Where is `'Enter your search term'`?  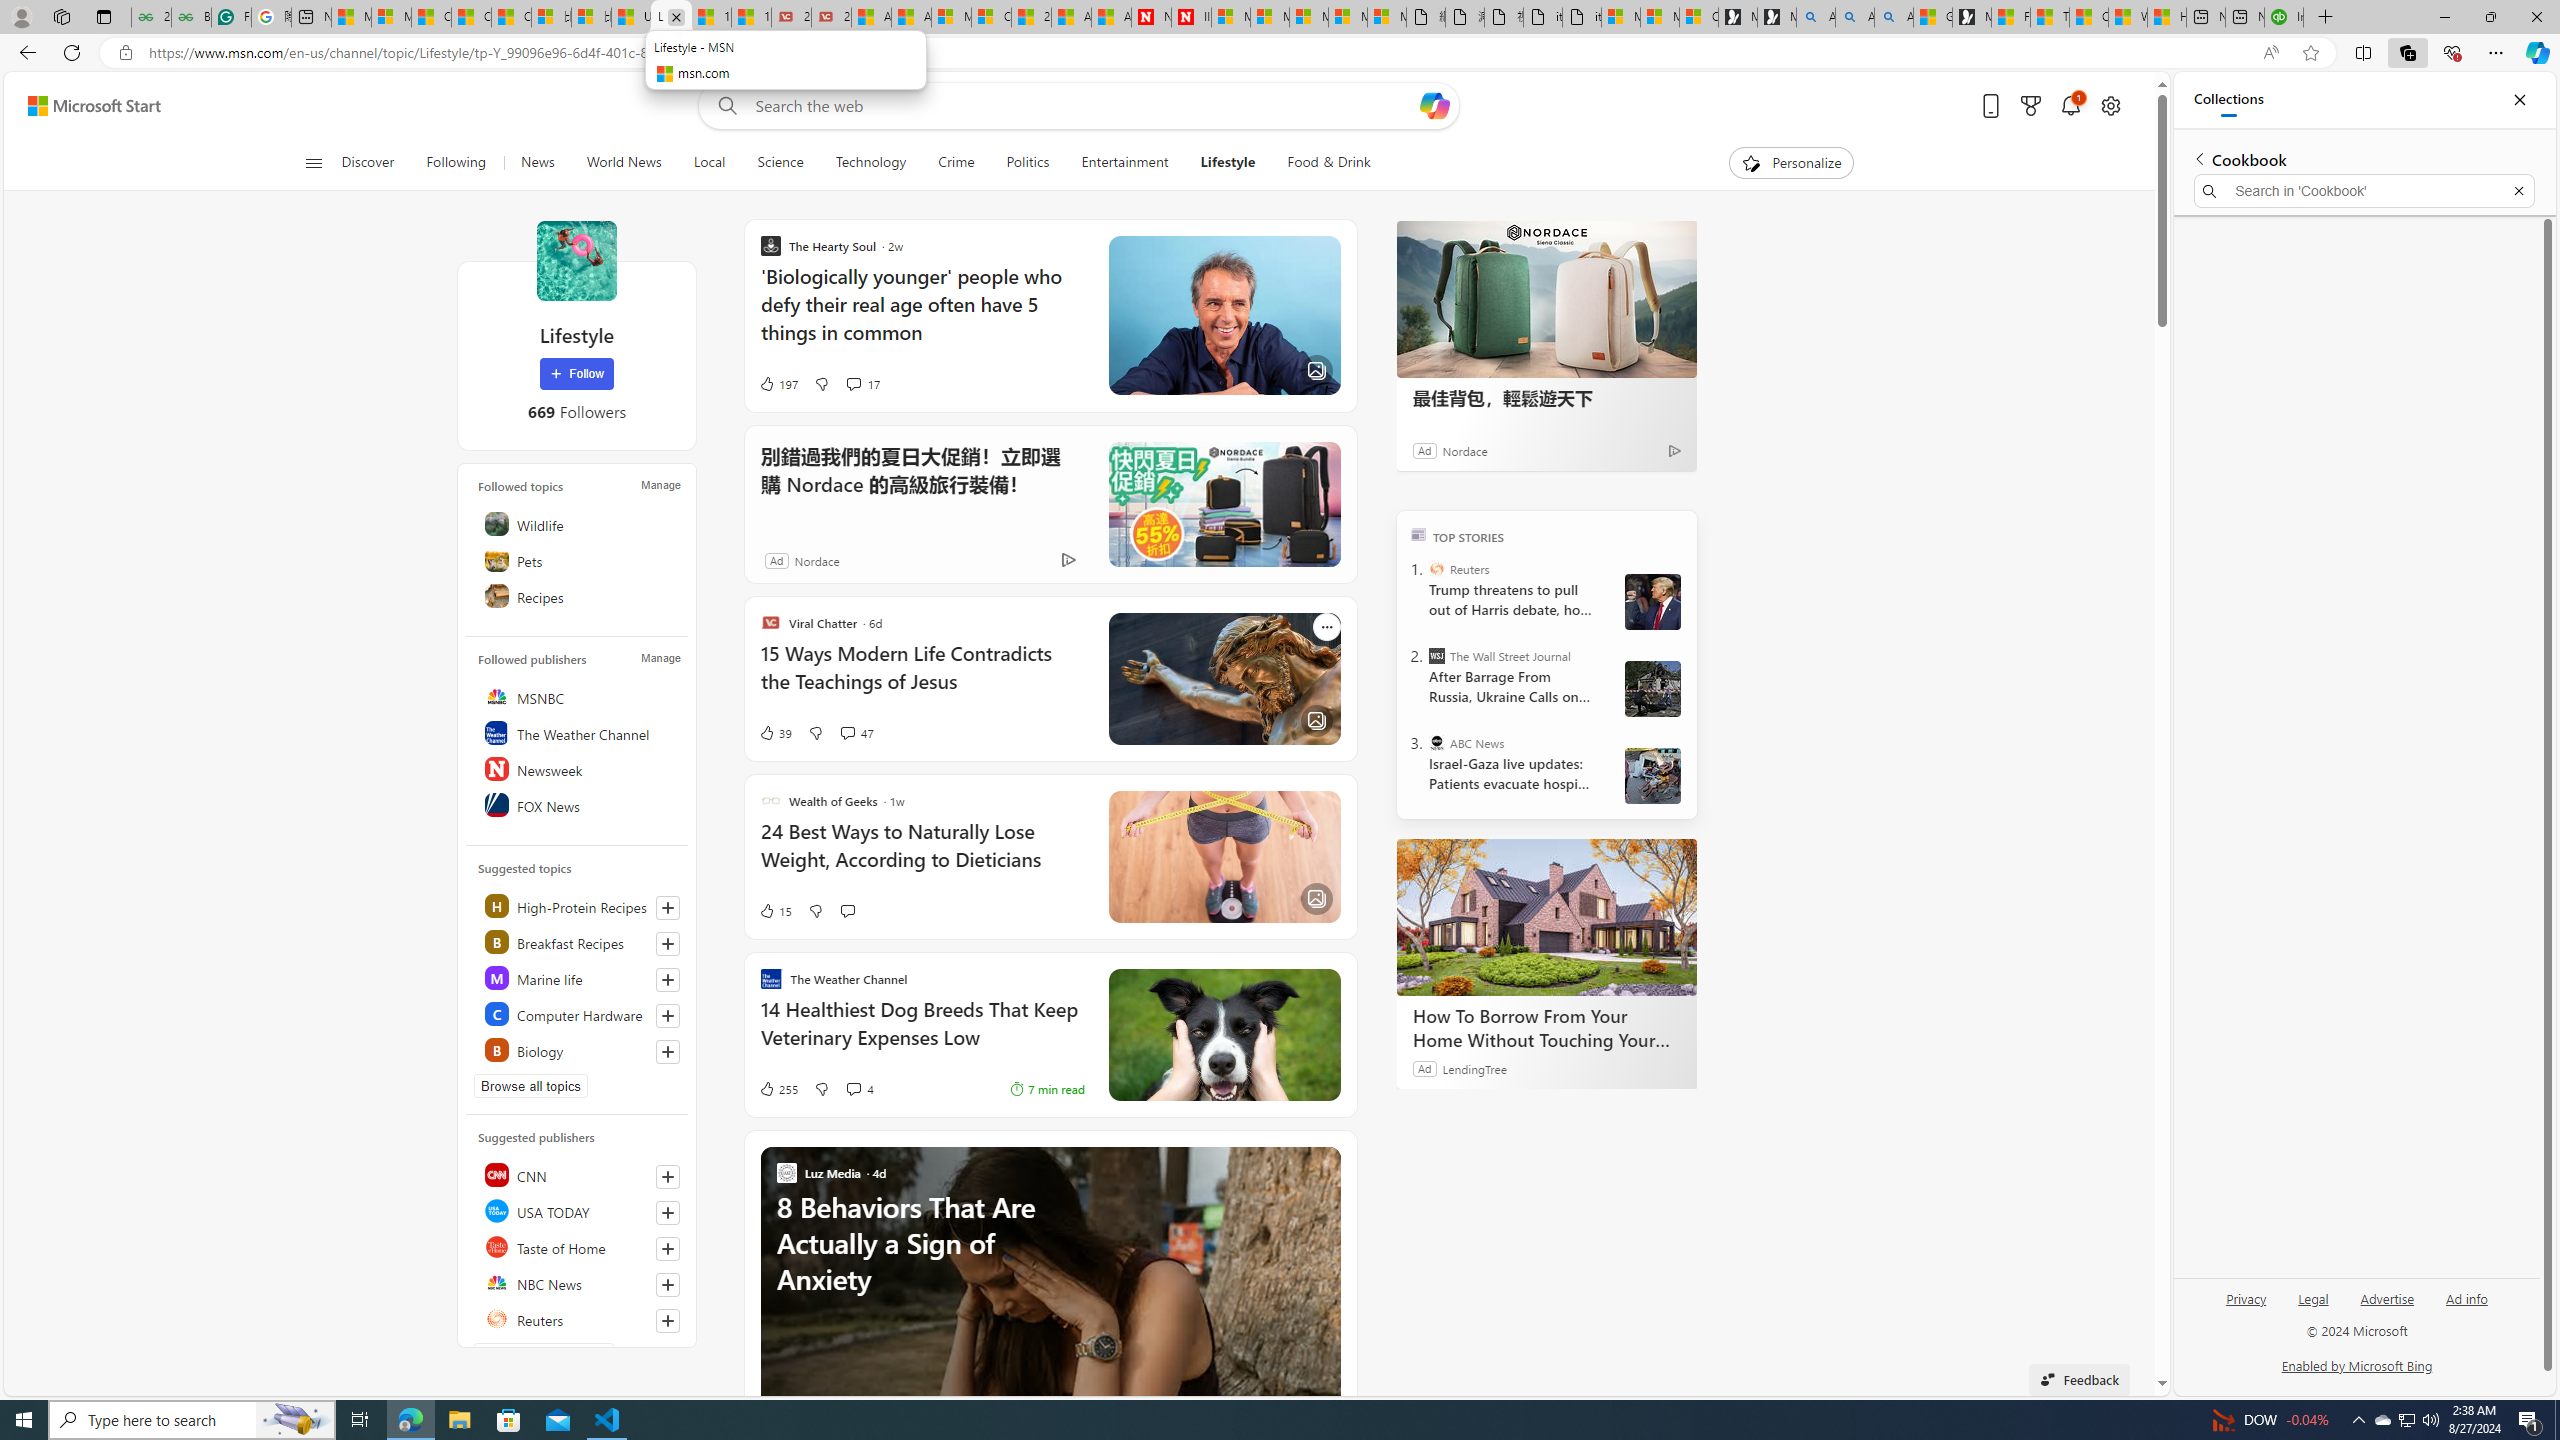 'Enter your search term' is located at coordinates (1084, 104).